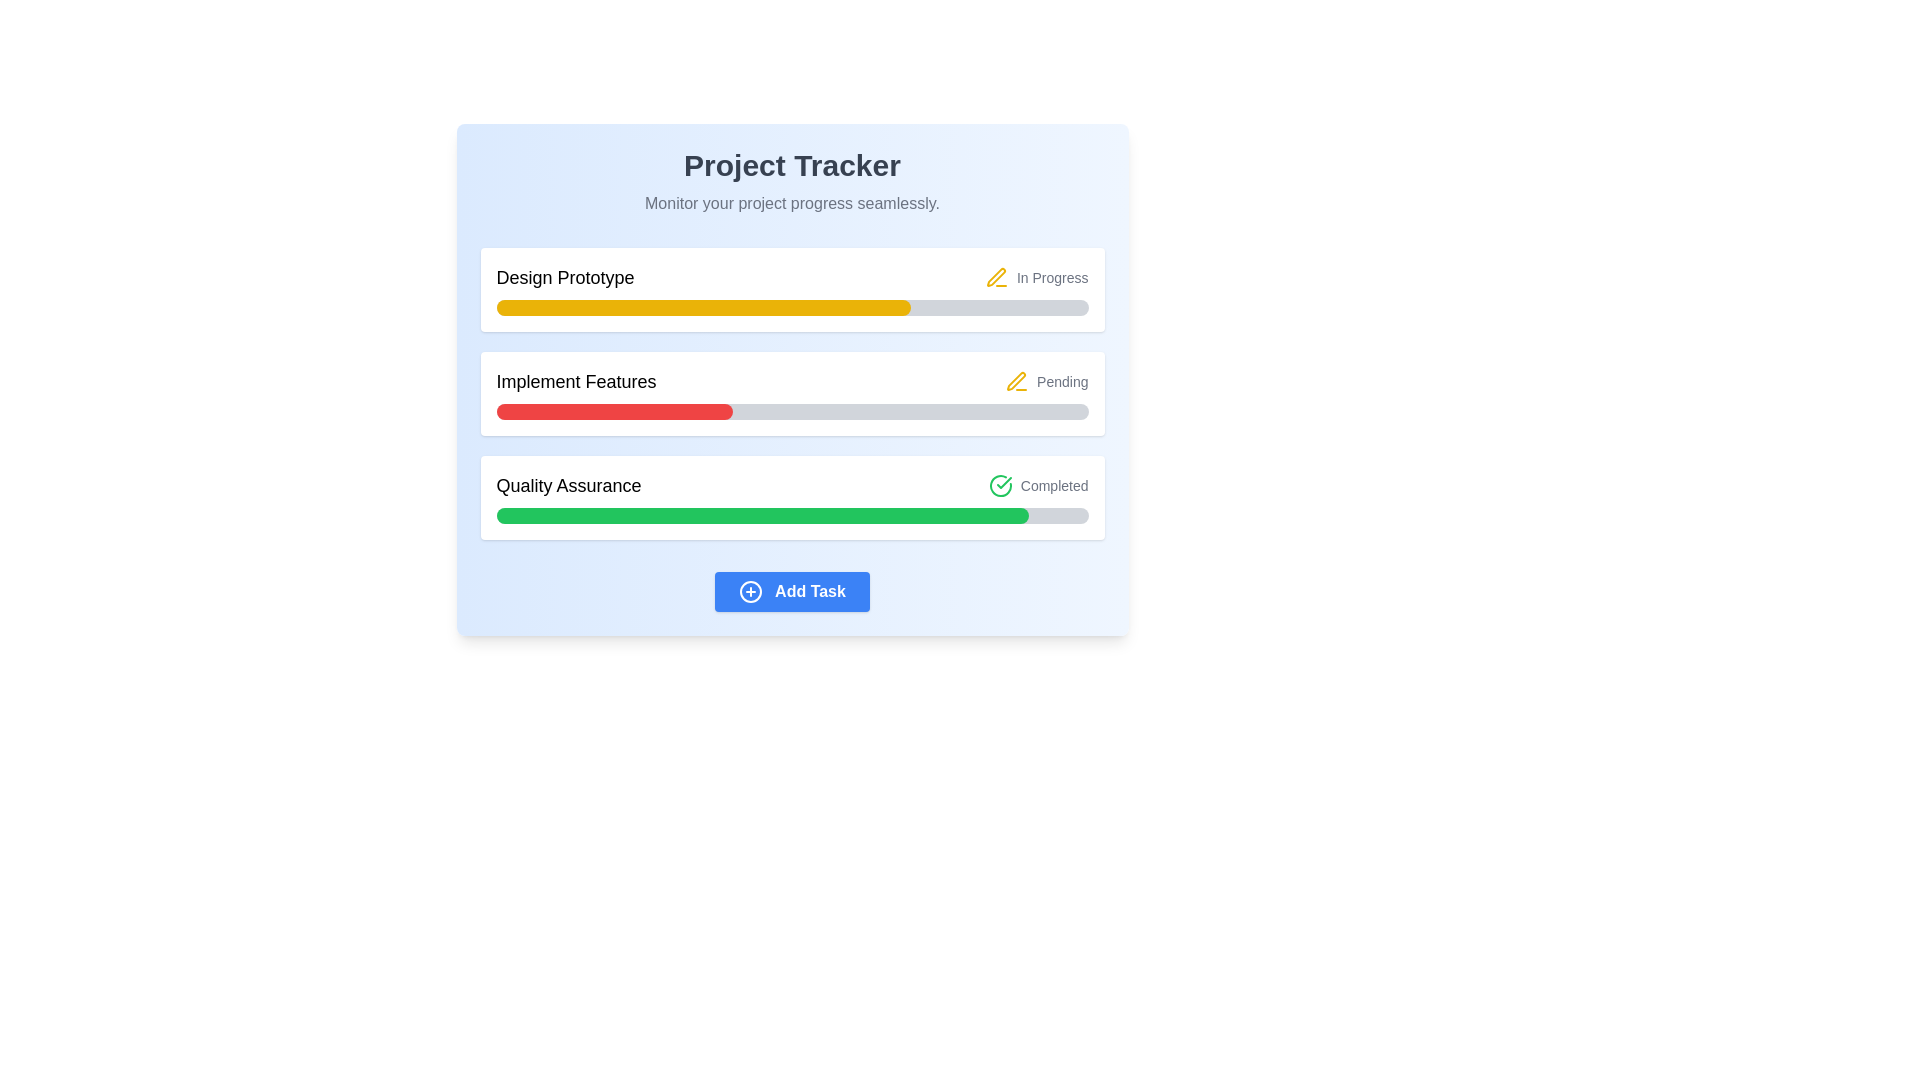  What do you see at coordinates (568, 486) in the screenshot?
I see `the 'Quality Assurance' text label, which is the leftmost component in the progress tracker interface` at bounding box center [568, 486].